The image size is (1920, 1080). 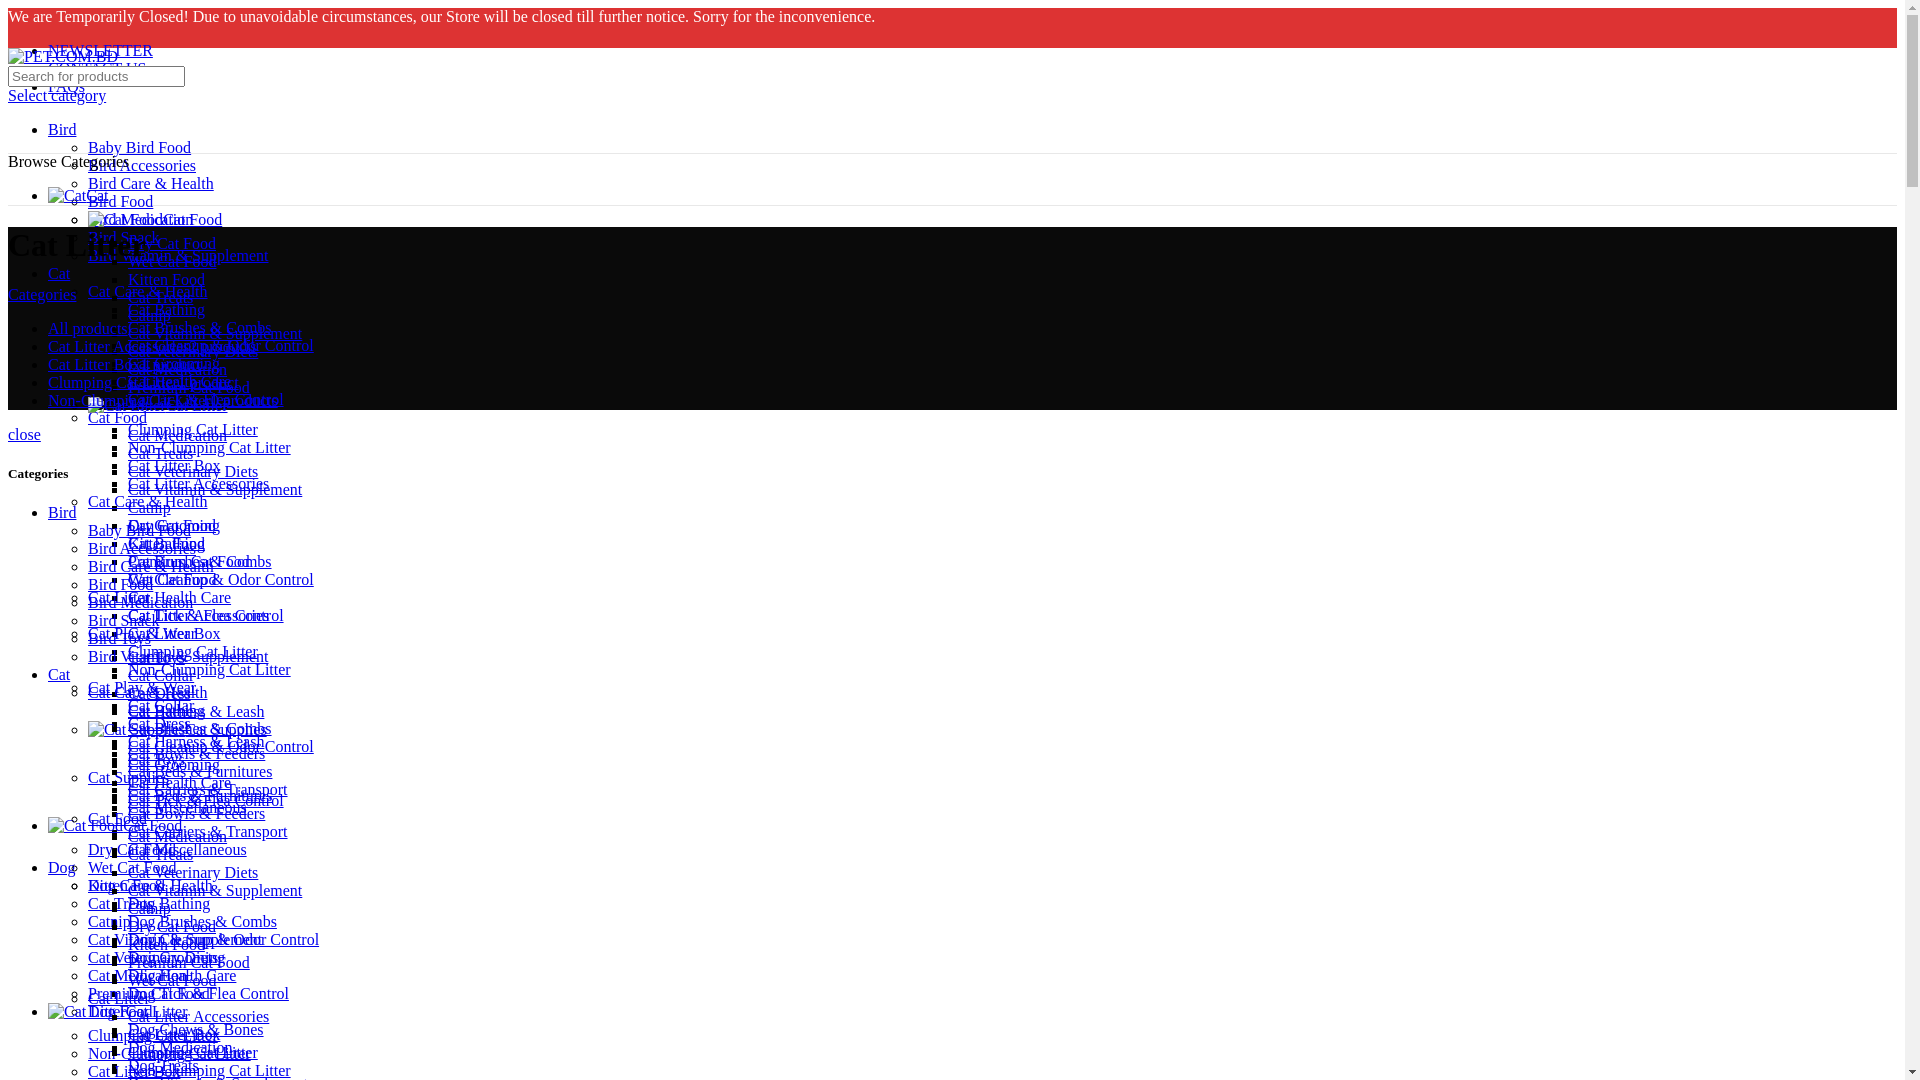 I want to click on 'Dog Chews & Bones', so click(x=196, y=1029).